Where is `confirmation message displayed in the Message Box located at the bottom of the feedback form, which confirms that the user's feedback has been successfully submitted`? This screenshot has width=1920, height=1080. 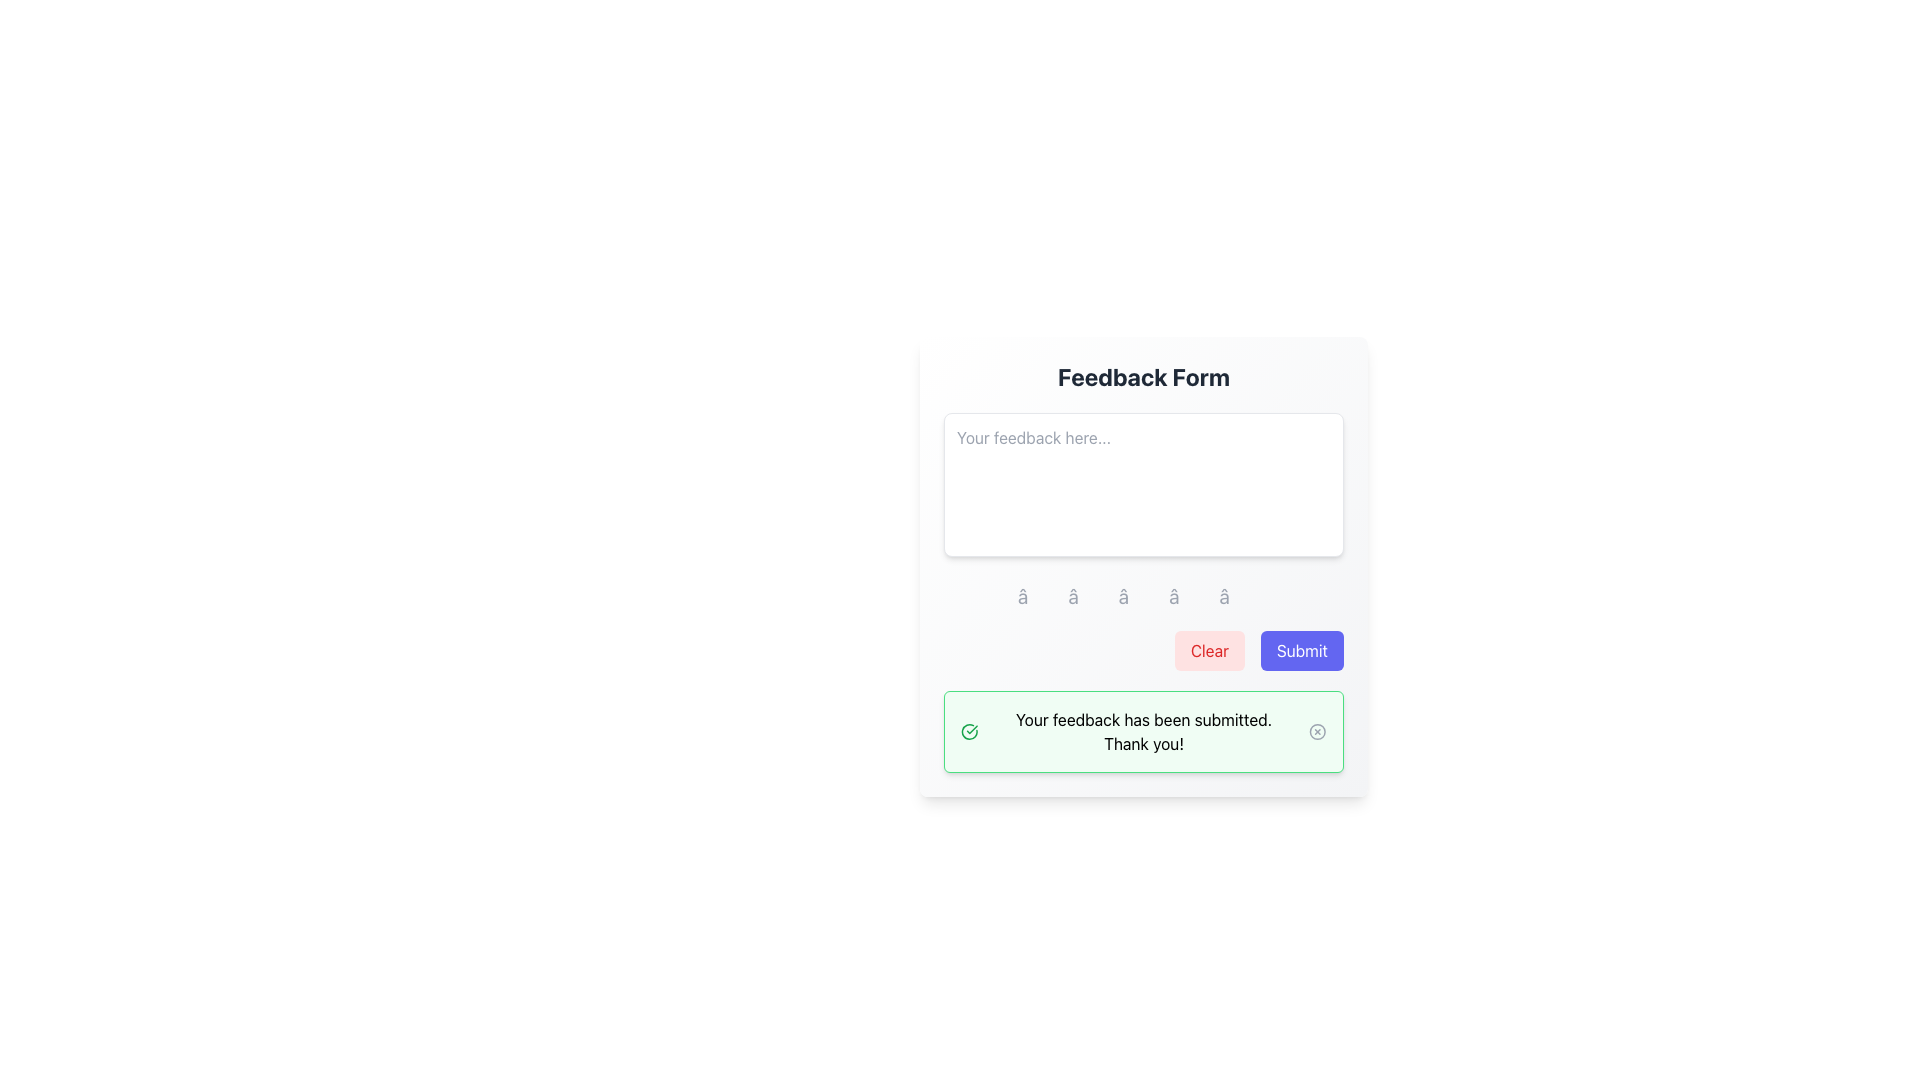 confirmation message displayed in the Message Box located at the bottom of the feedback form, which confirms that the user's feedback has been successfully submitted is located at coordinates (1143, 732).